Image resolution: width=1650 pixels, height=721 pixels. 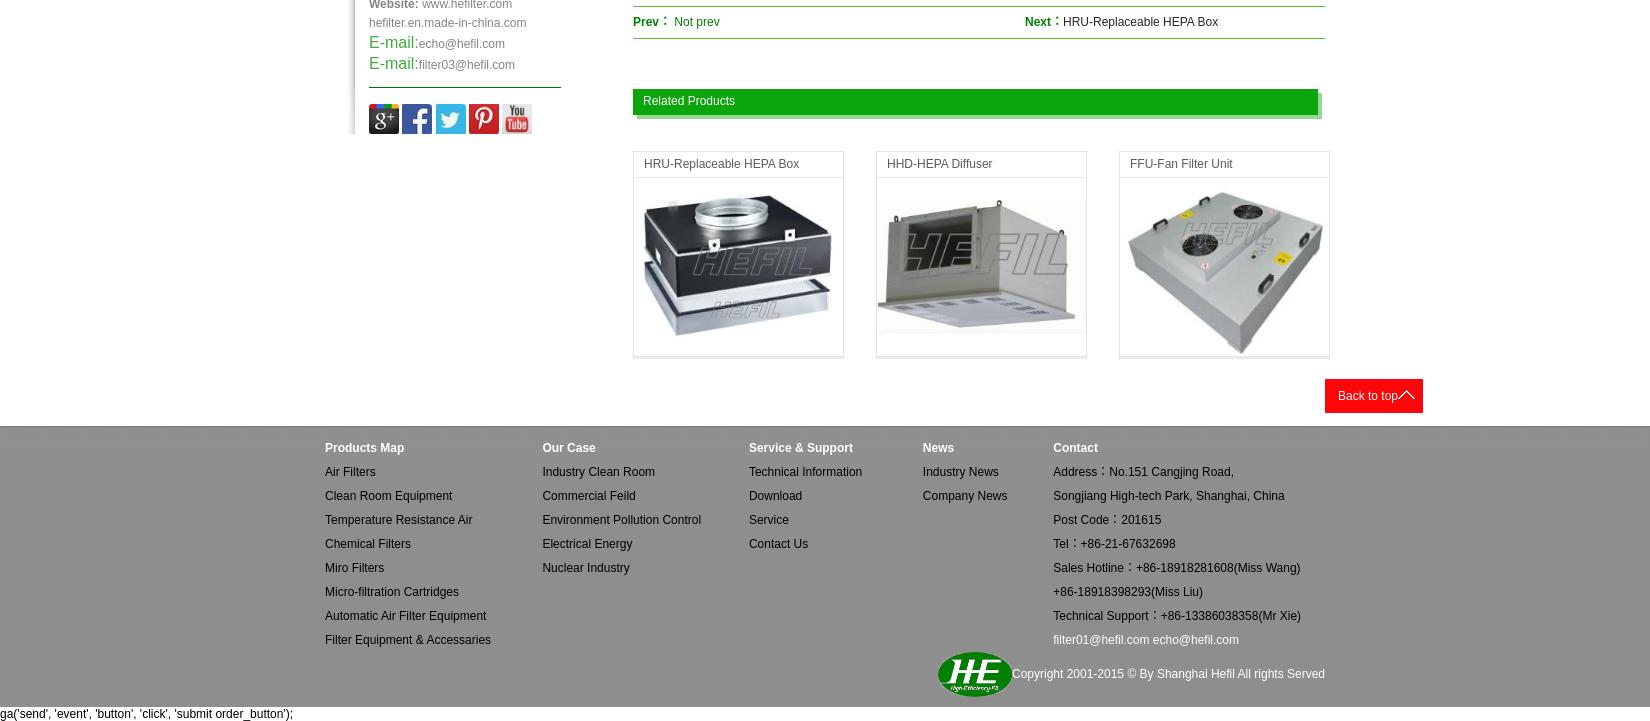 I want to click on 'Service', so click(x=767, y=519).